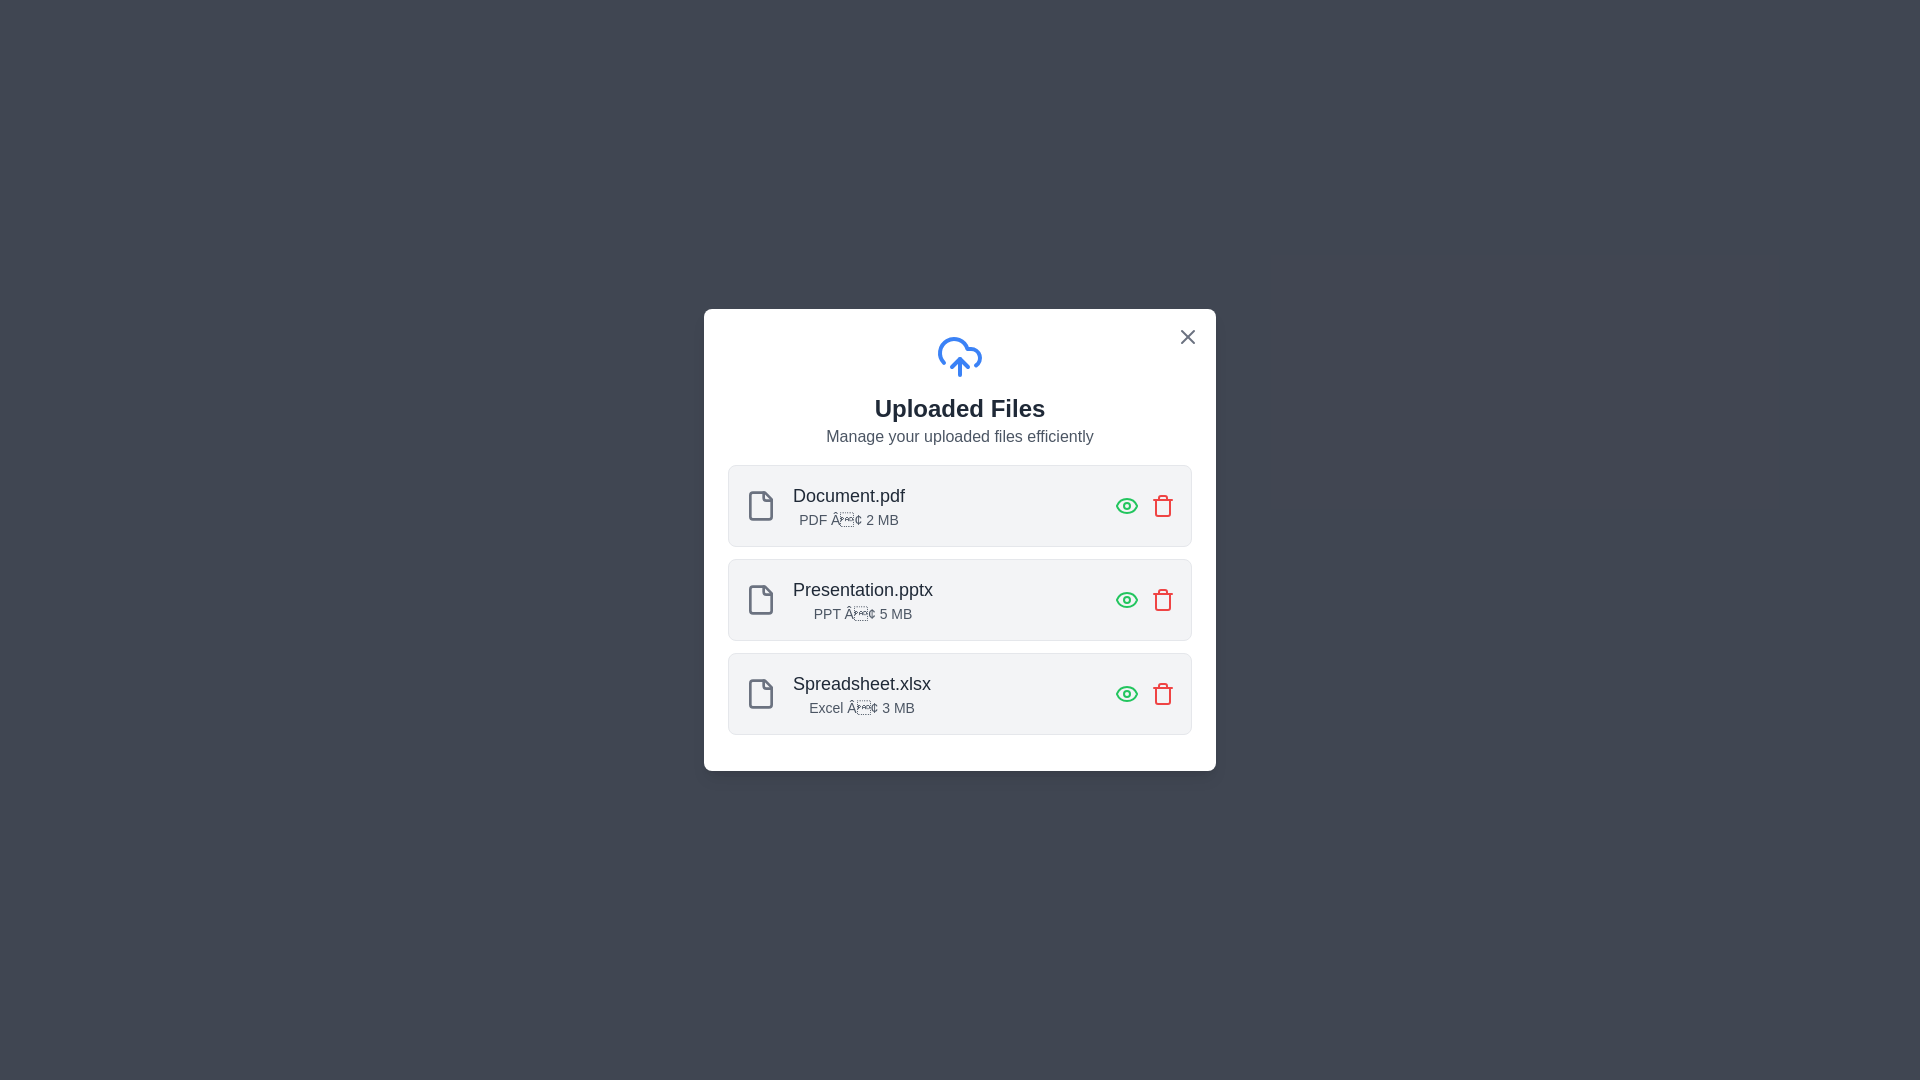 This screenshot has width=1920, height=1080. What do you see at coordinates (862, 707) in the screenshot?
I see `the text label that provides file type and size information for the document labeled 'Spreadsheet.xlsx', which is positioned directly below the filename in the 'Uploaded Files' interface` at bounding box center [862, 707].